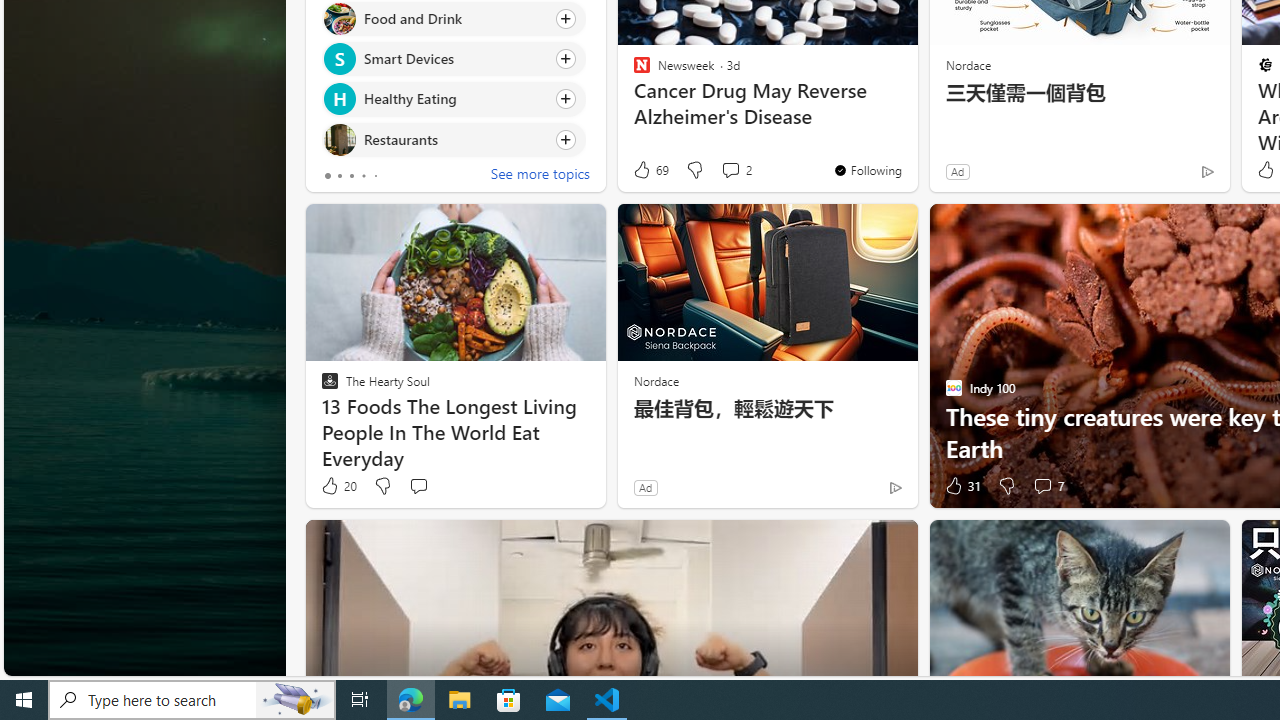 This screenshot has height=720, width=1280. What do you see at coordinates (867, 168) in the screenshot?
I see `'You'` at bounding box center [867, 168].